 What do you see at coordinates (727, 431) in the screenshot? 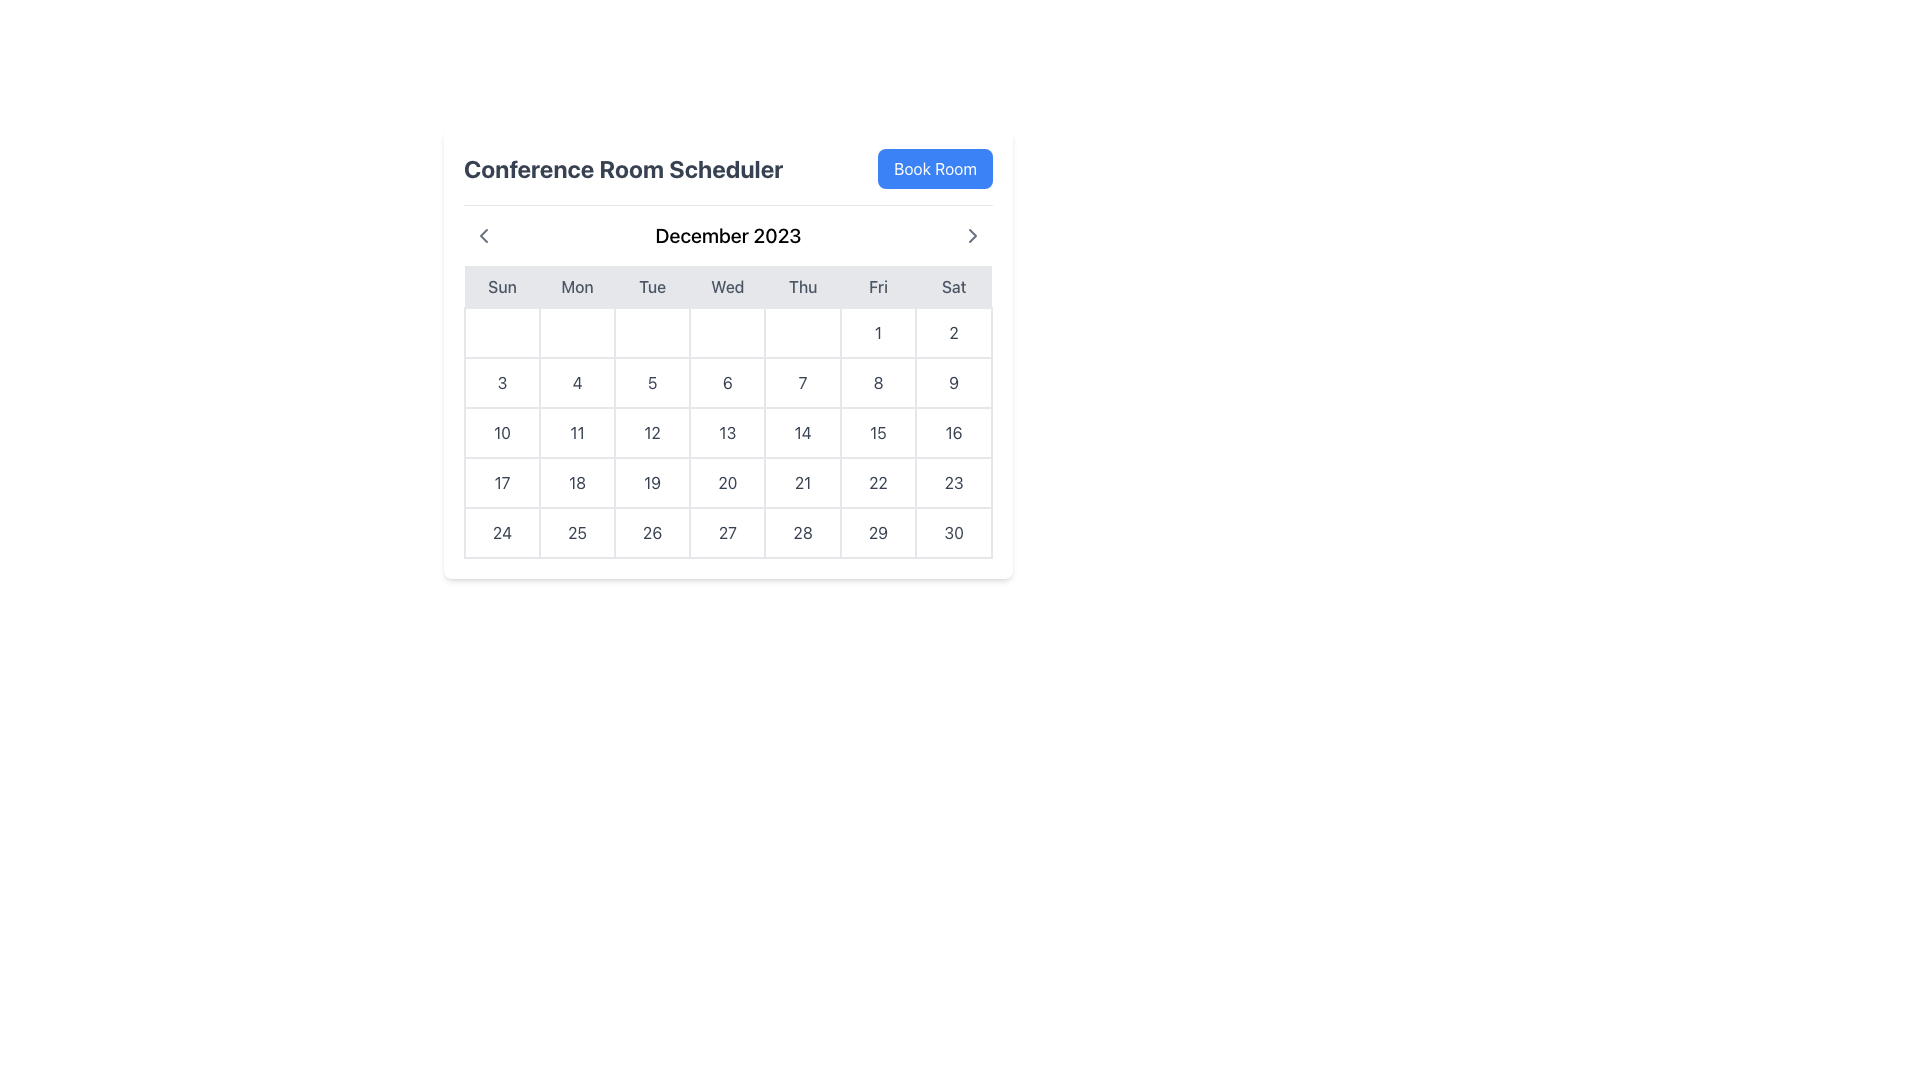
I see `the Calendar Date Cell indicating the 13th of the month` at bounding box center [727, 431].